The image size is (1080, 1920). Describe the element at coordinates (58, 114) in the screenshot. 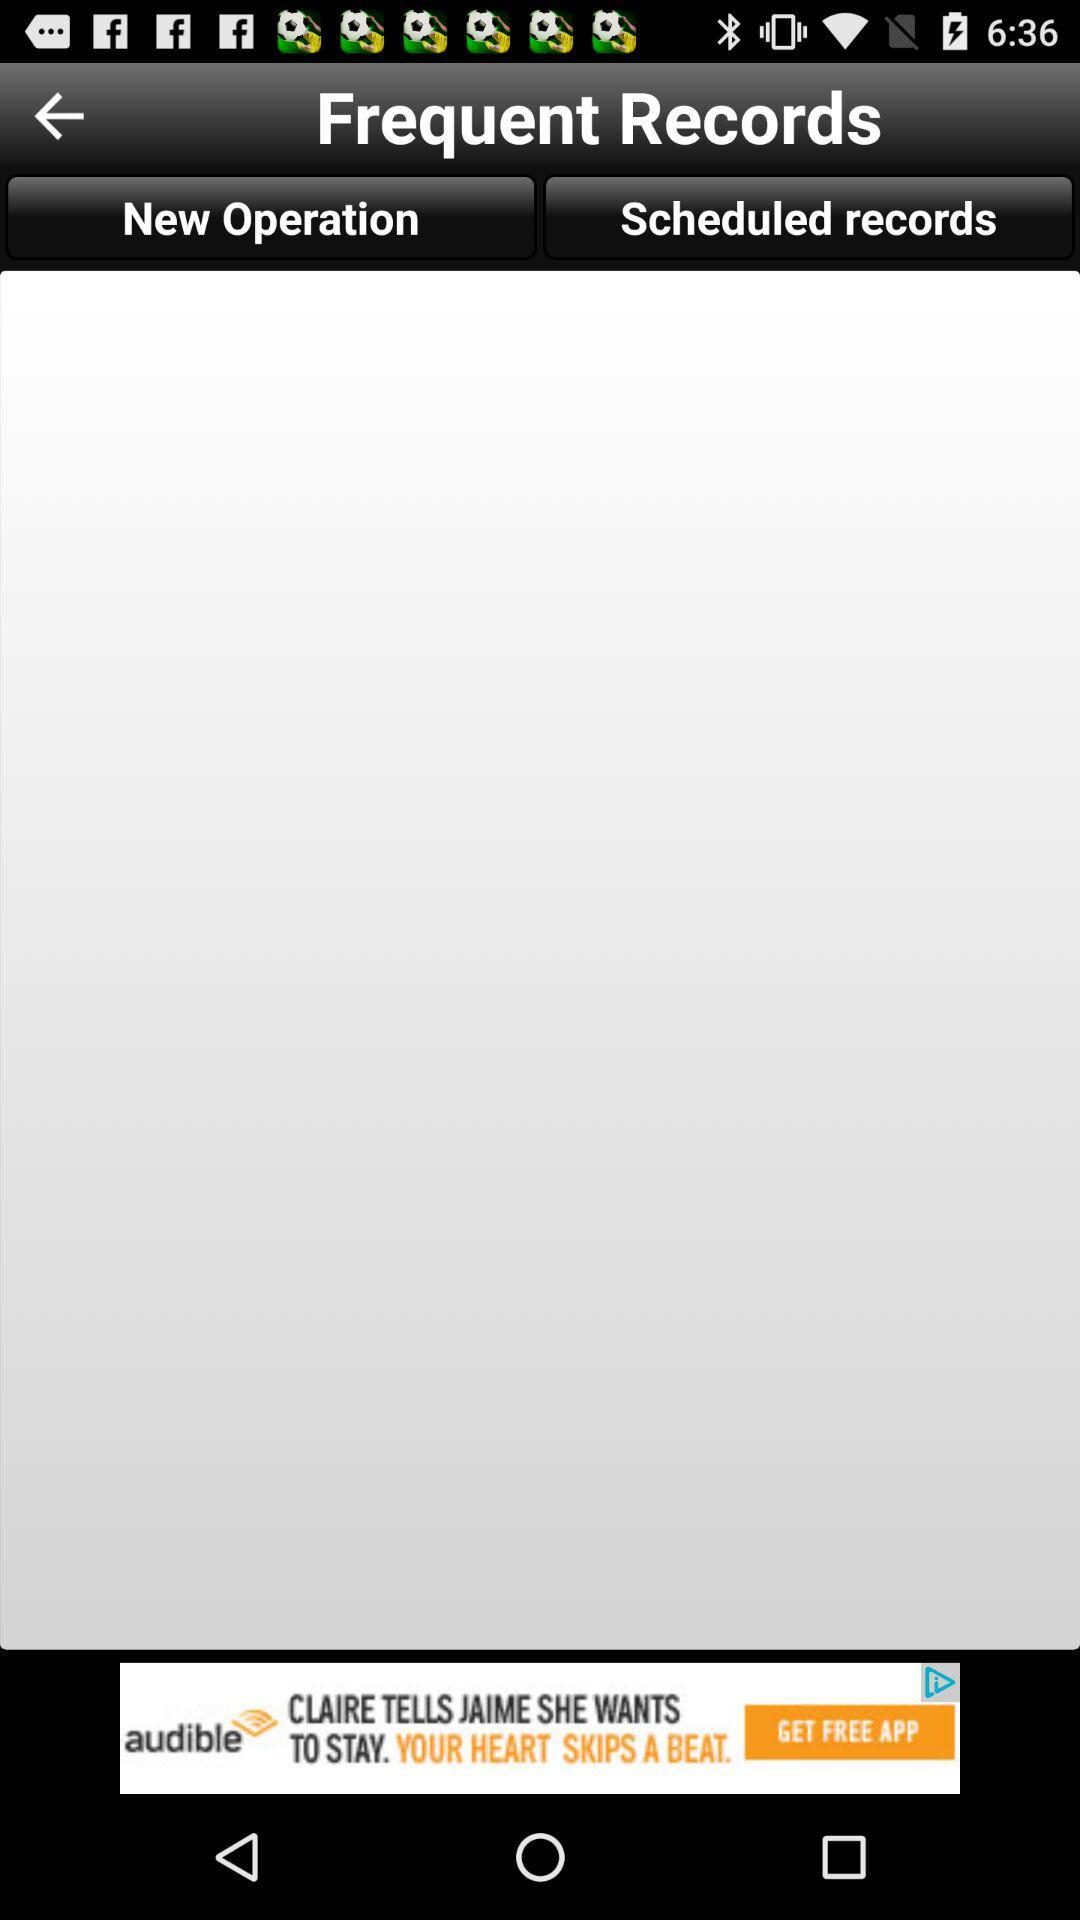

I see `go back` at that location.